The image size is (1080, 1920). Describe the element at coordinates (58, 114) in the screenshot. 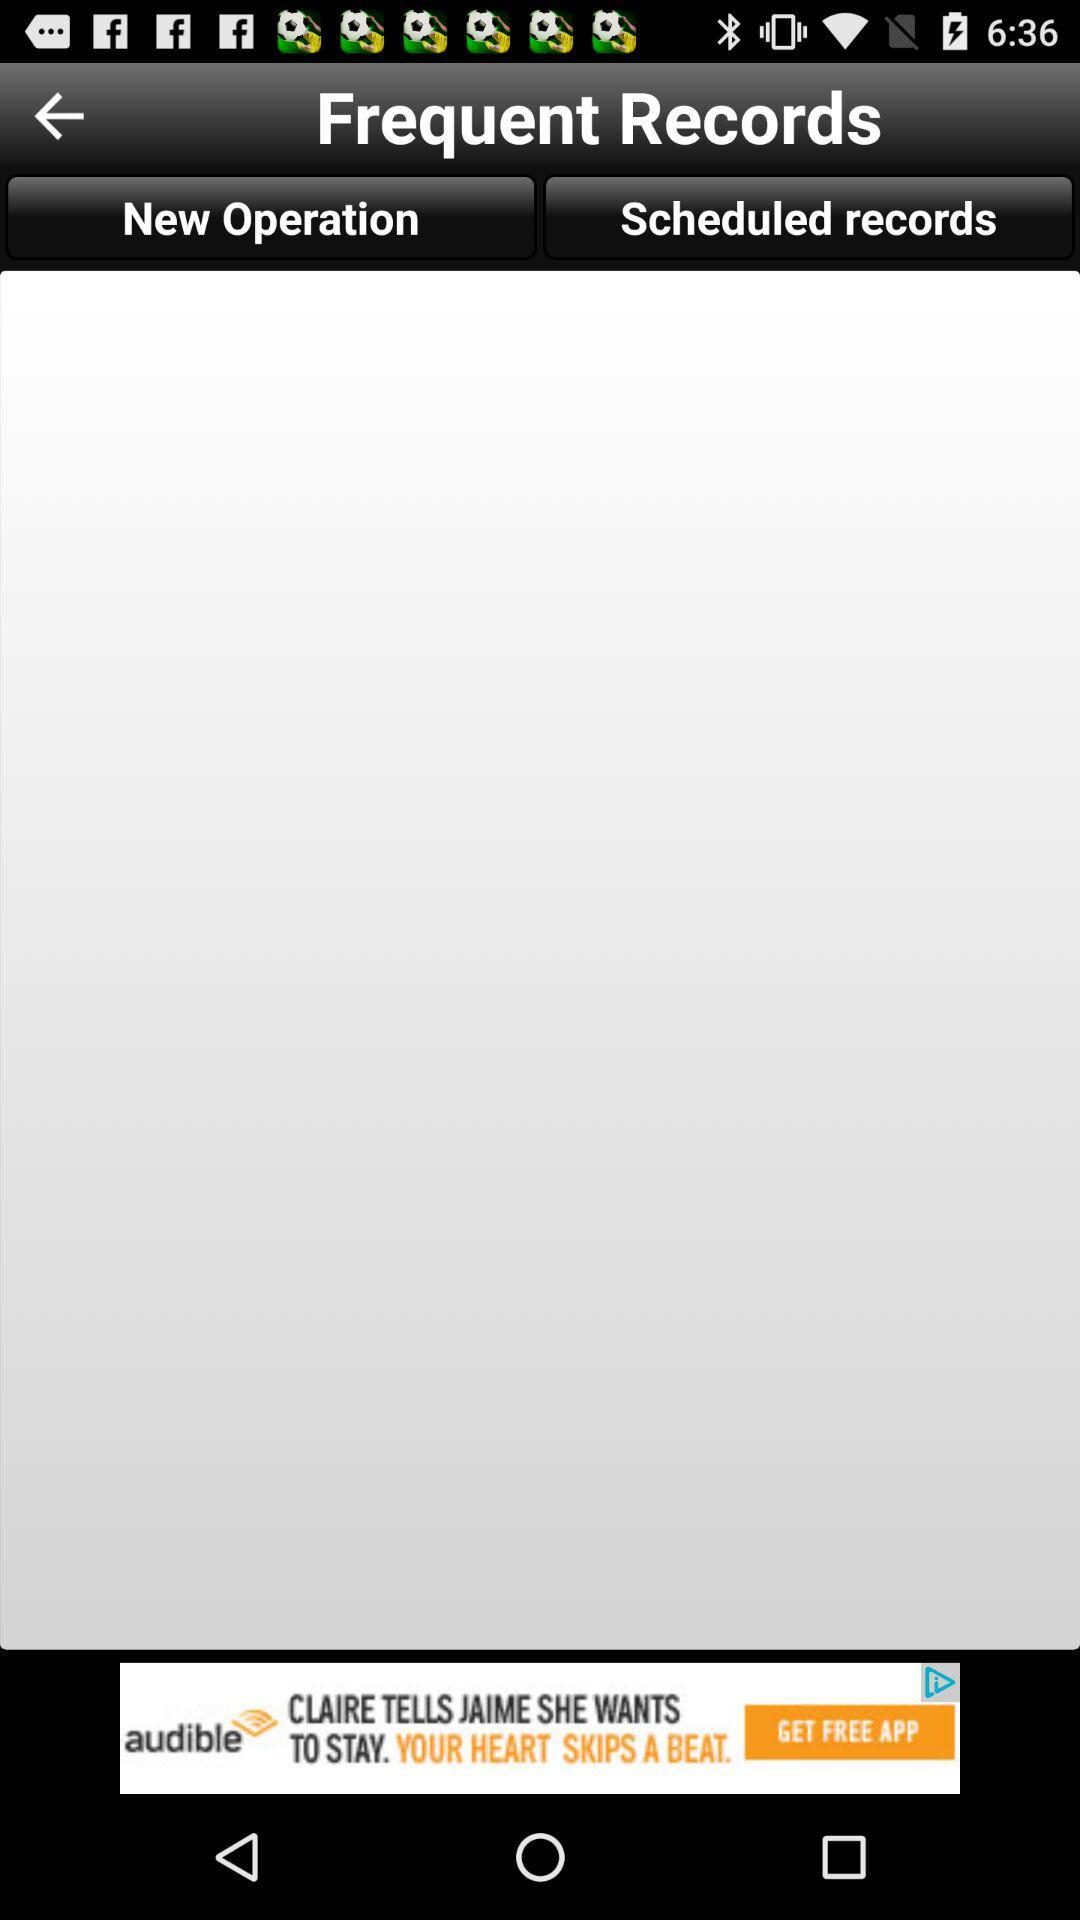

I see `go back` at that location.